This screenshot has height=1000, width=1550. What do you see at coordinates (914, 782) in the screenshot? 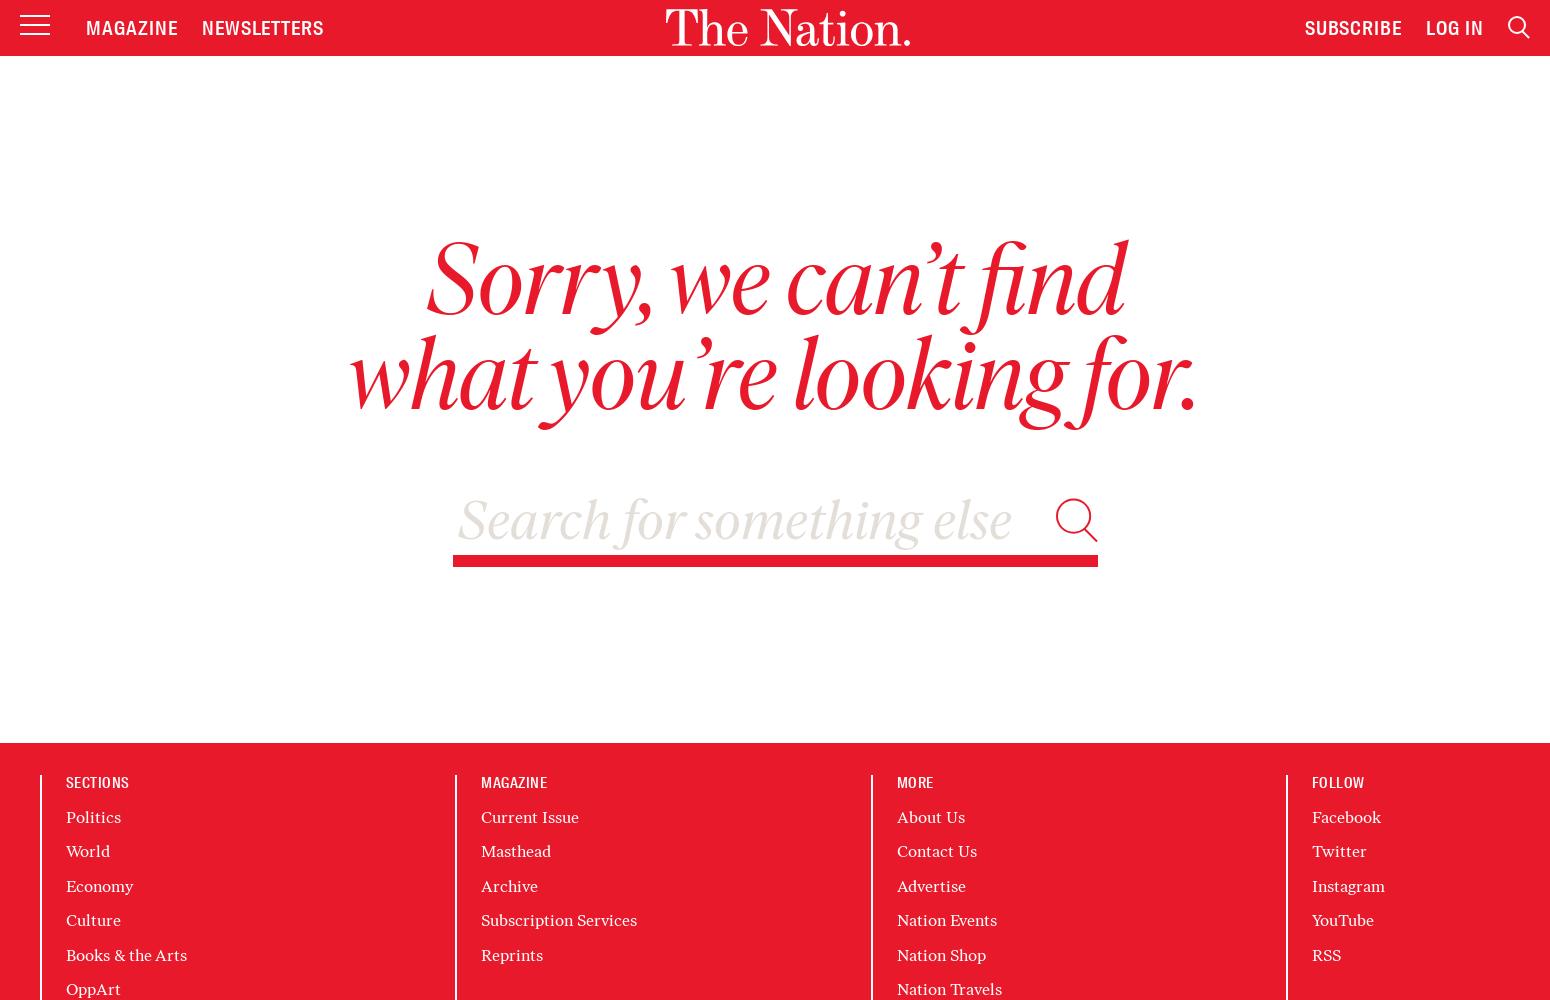
I see `'More'` at bounding box center [914, 782].